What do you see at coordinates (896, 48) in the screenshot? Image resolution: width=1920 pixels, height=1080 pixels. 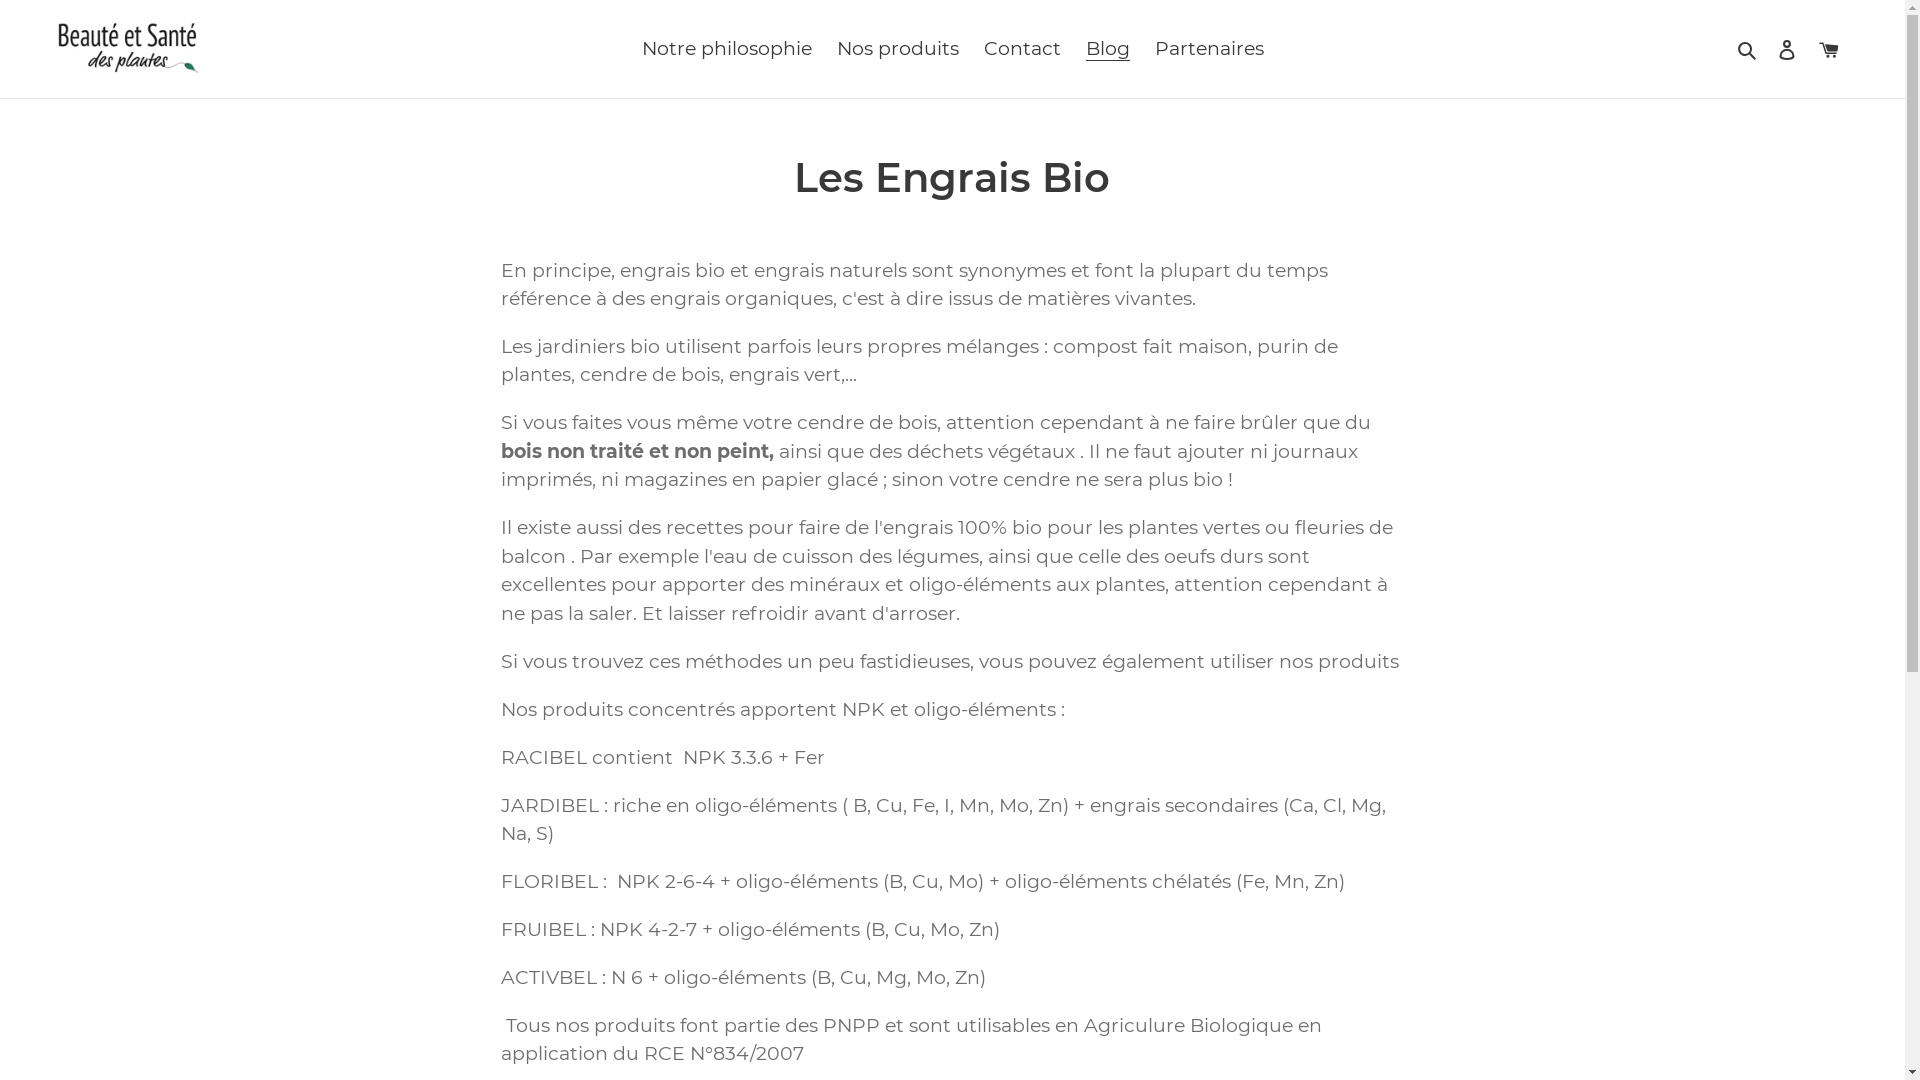 I see `'Nos produits'` at bounding box center [896, 48].